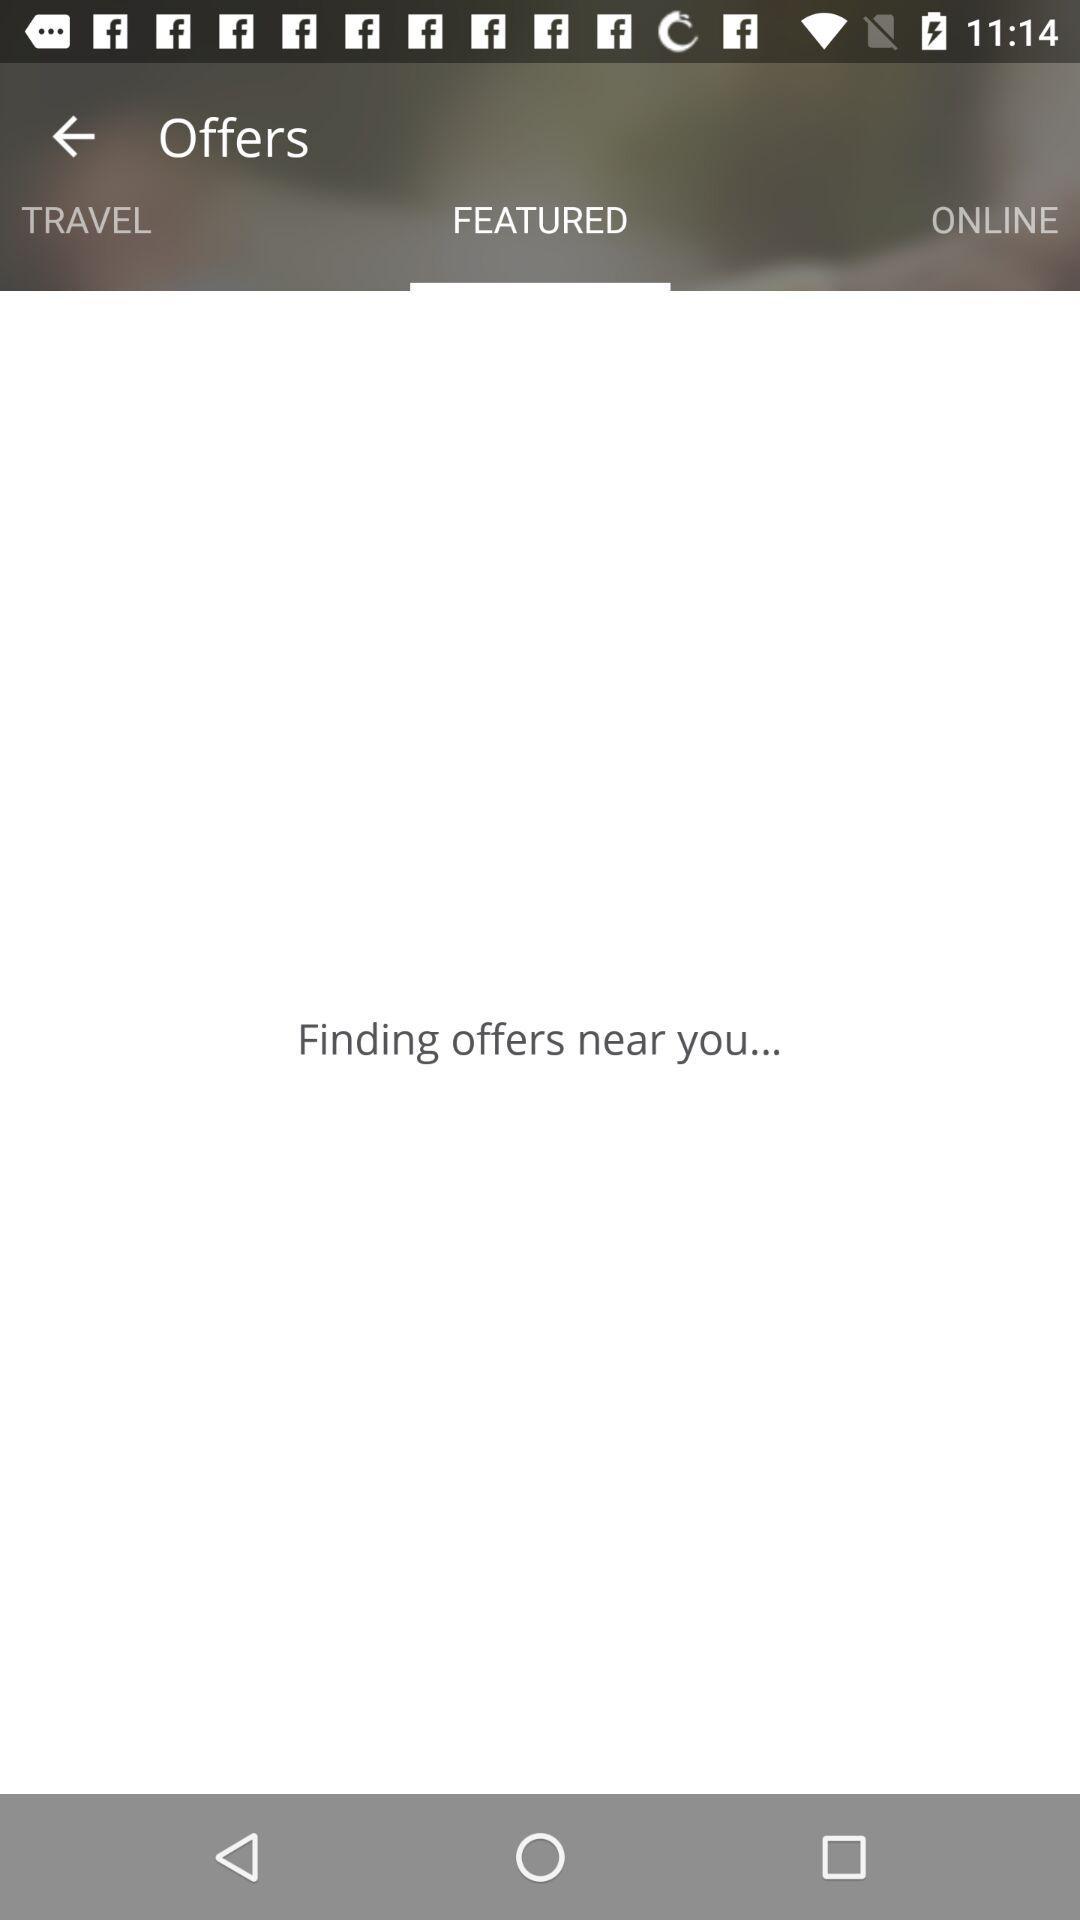  Describe the element at coordinates (85, 219) in the screenshot. I see `the icon to the left of featured app` at that location.